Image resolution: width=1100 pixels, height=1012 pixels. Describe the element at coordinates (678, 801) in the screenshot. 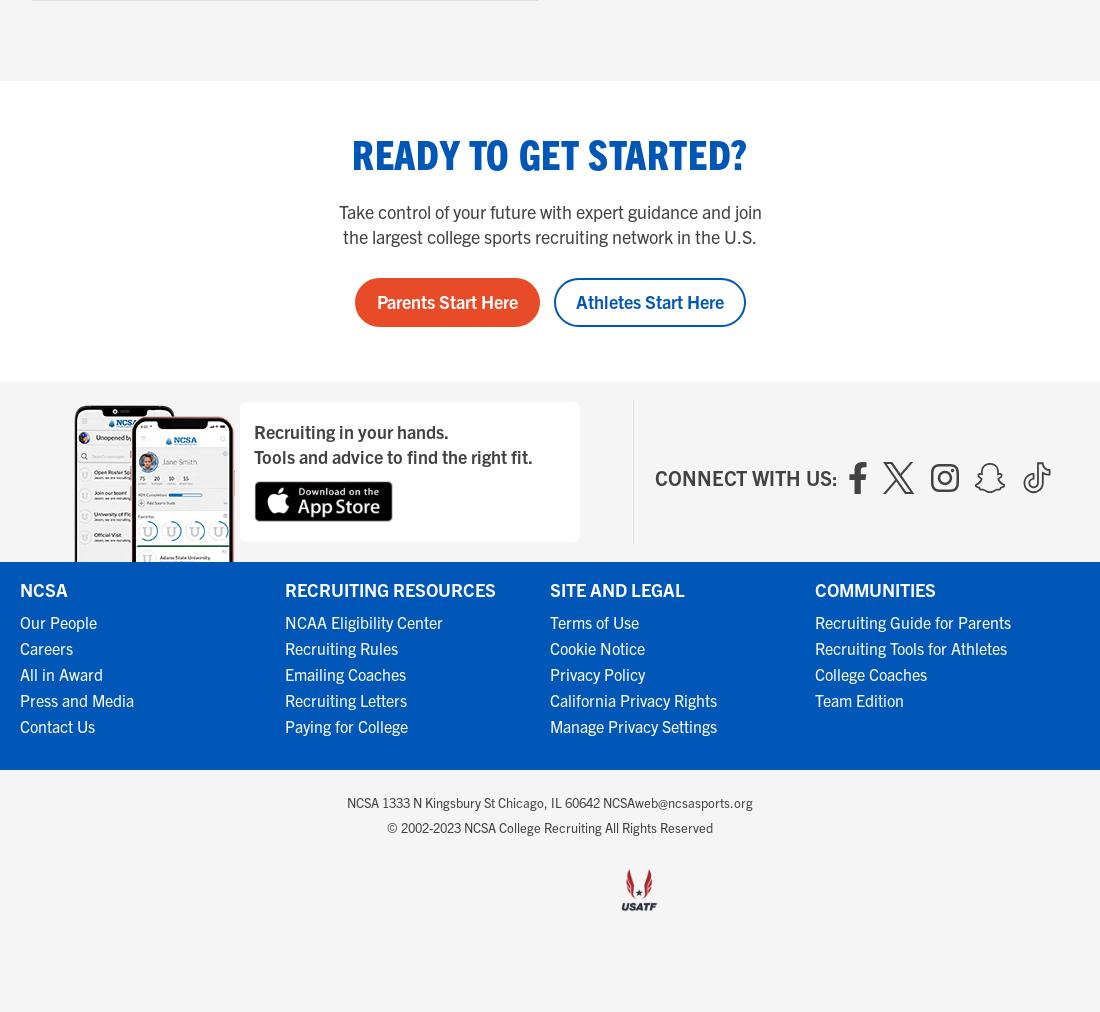

I see `'NCSAweb@ncsasports.org'` at that location.